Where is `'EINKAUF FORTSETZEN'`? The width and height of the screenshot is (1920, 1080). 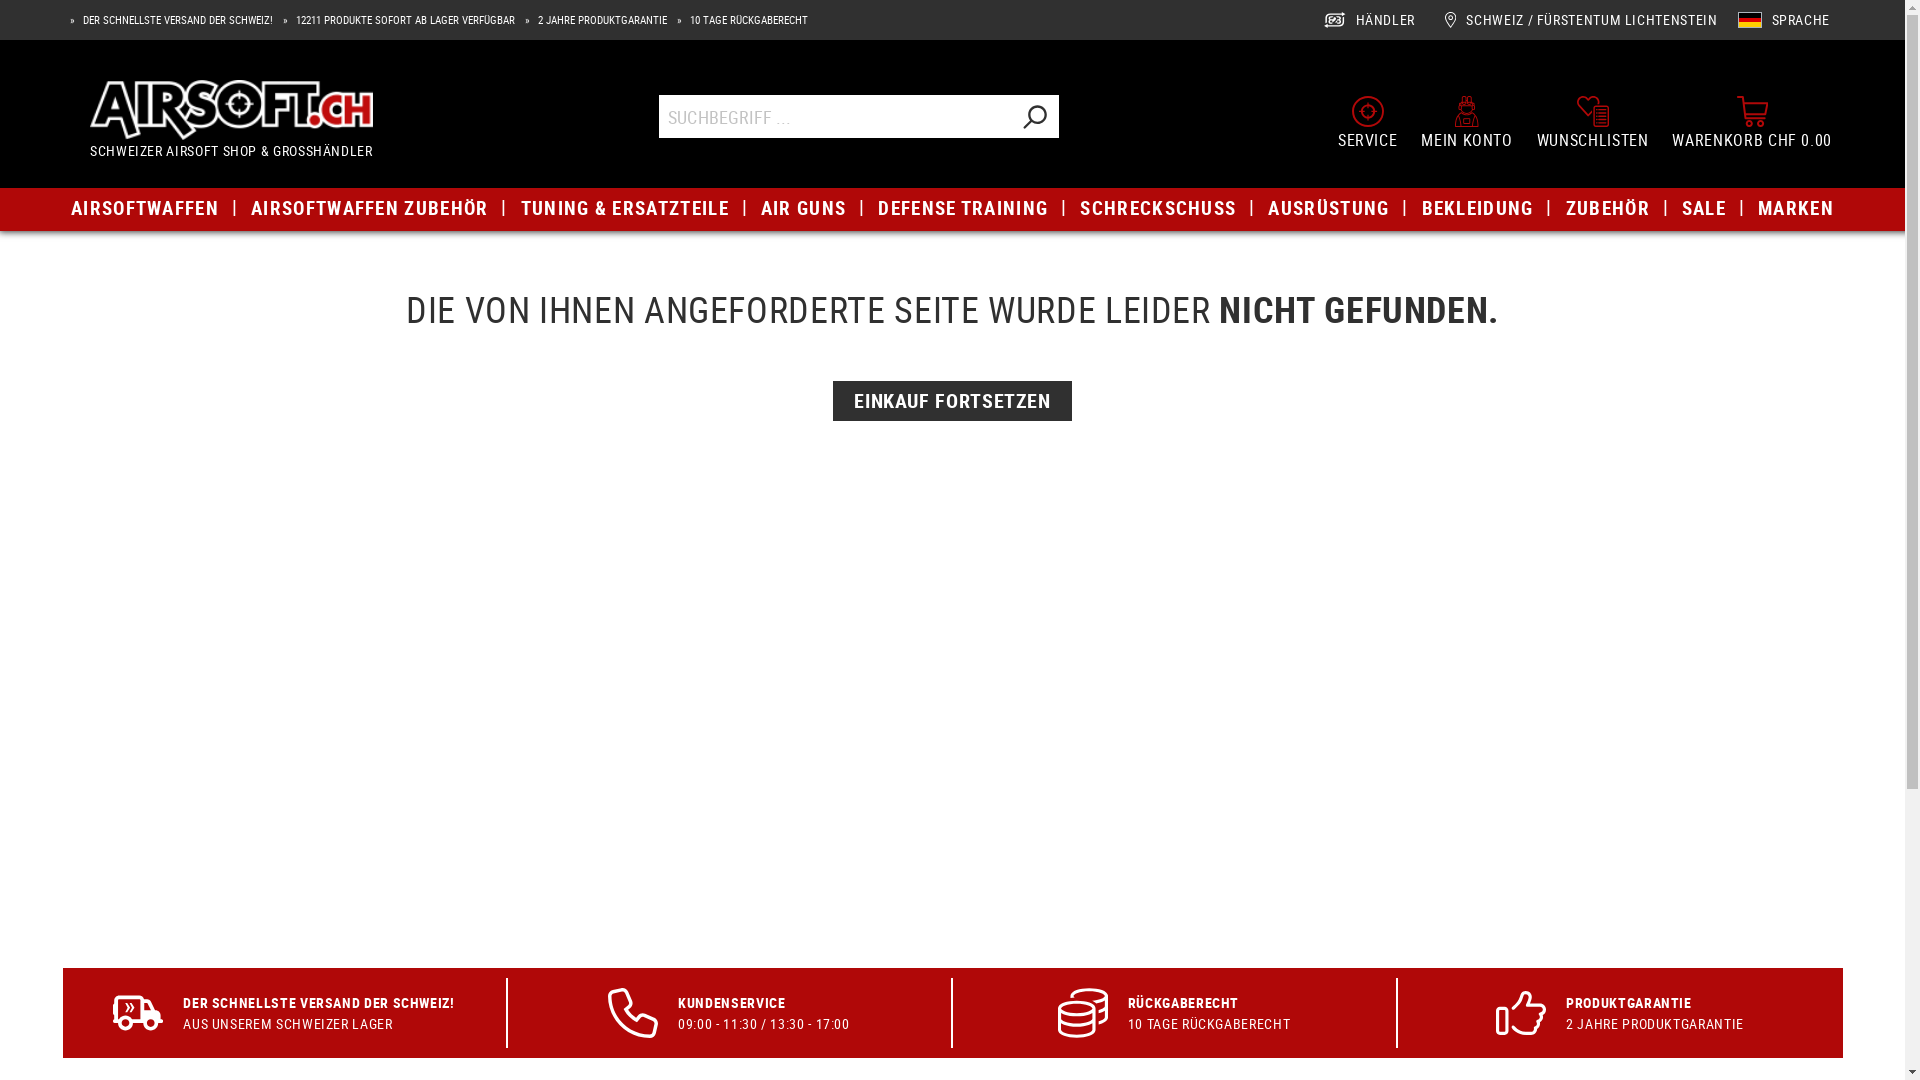
'EINKAUF FORTSETZEN' is located at coordinates (951, 401).